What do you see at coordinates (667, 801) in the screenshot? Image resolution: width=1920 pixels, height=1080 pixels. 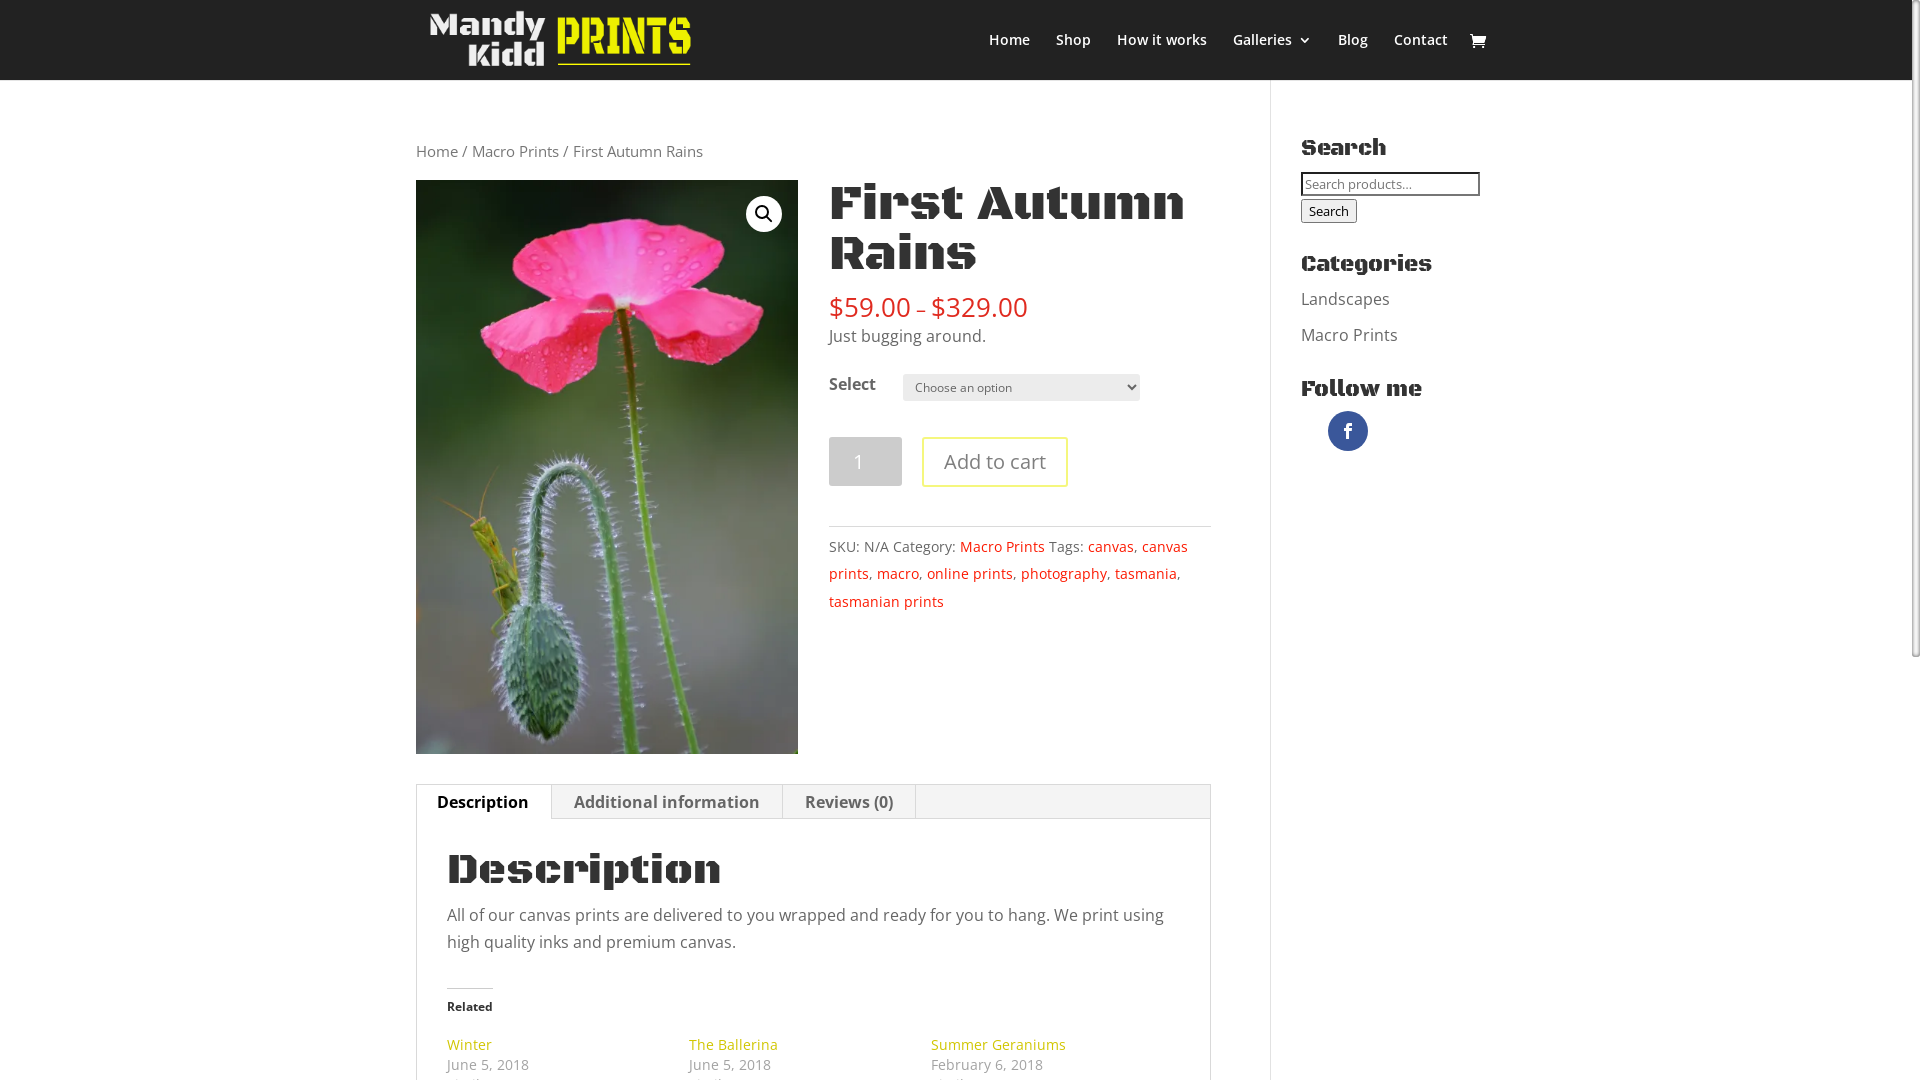 I see `'Additional information'` at bounding box center [667, 801].